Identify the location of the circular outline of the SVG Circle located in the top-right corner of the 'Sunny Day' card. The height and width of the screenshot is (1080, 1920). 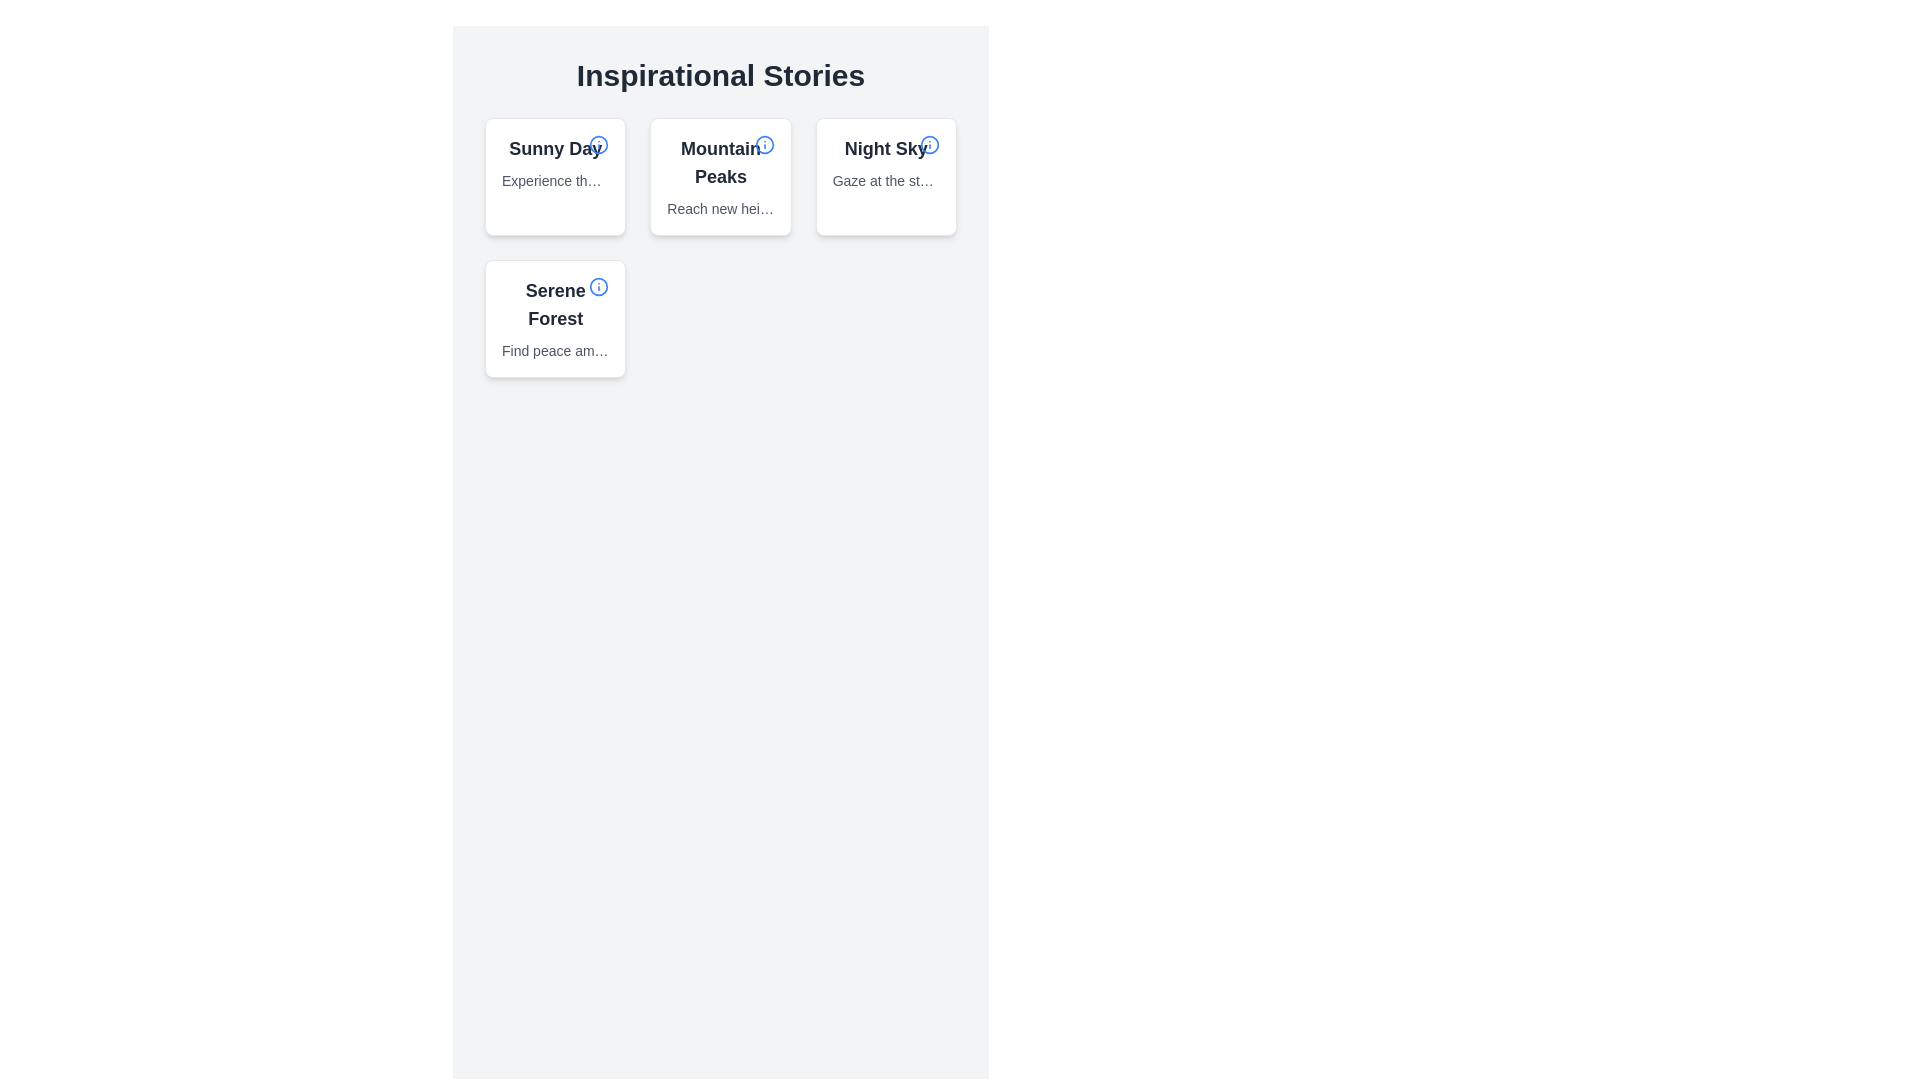
(598, 144).